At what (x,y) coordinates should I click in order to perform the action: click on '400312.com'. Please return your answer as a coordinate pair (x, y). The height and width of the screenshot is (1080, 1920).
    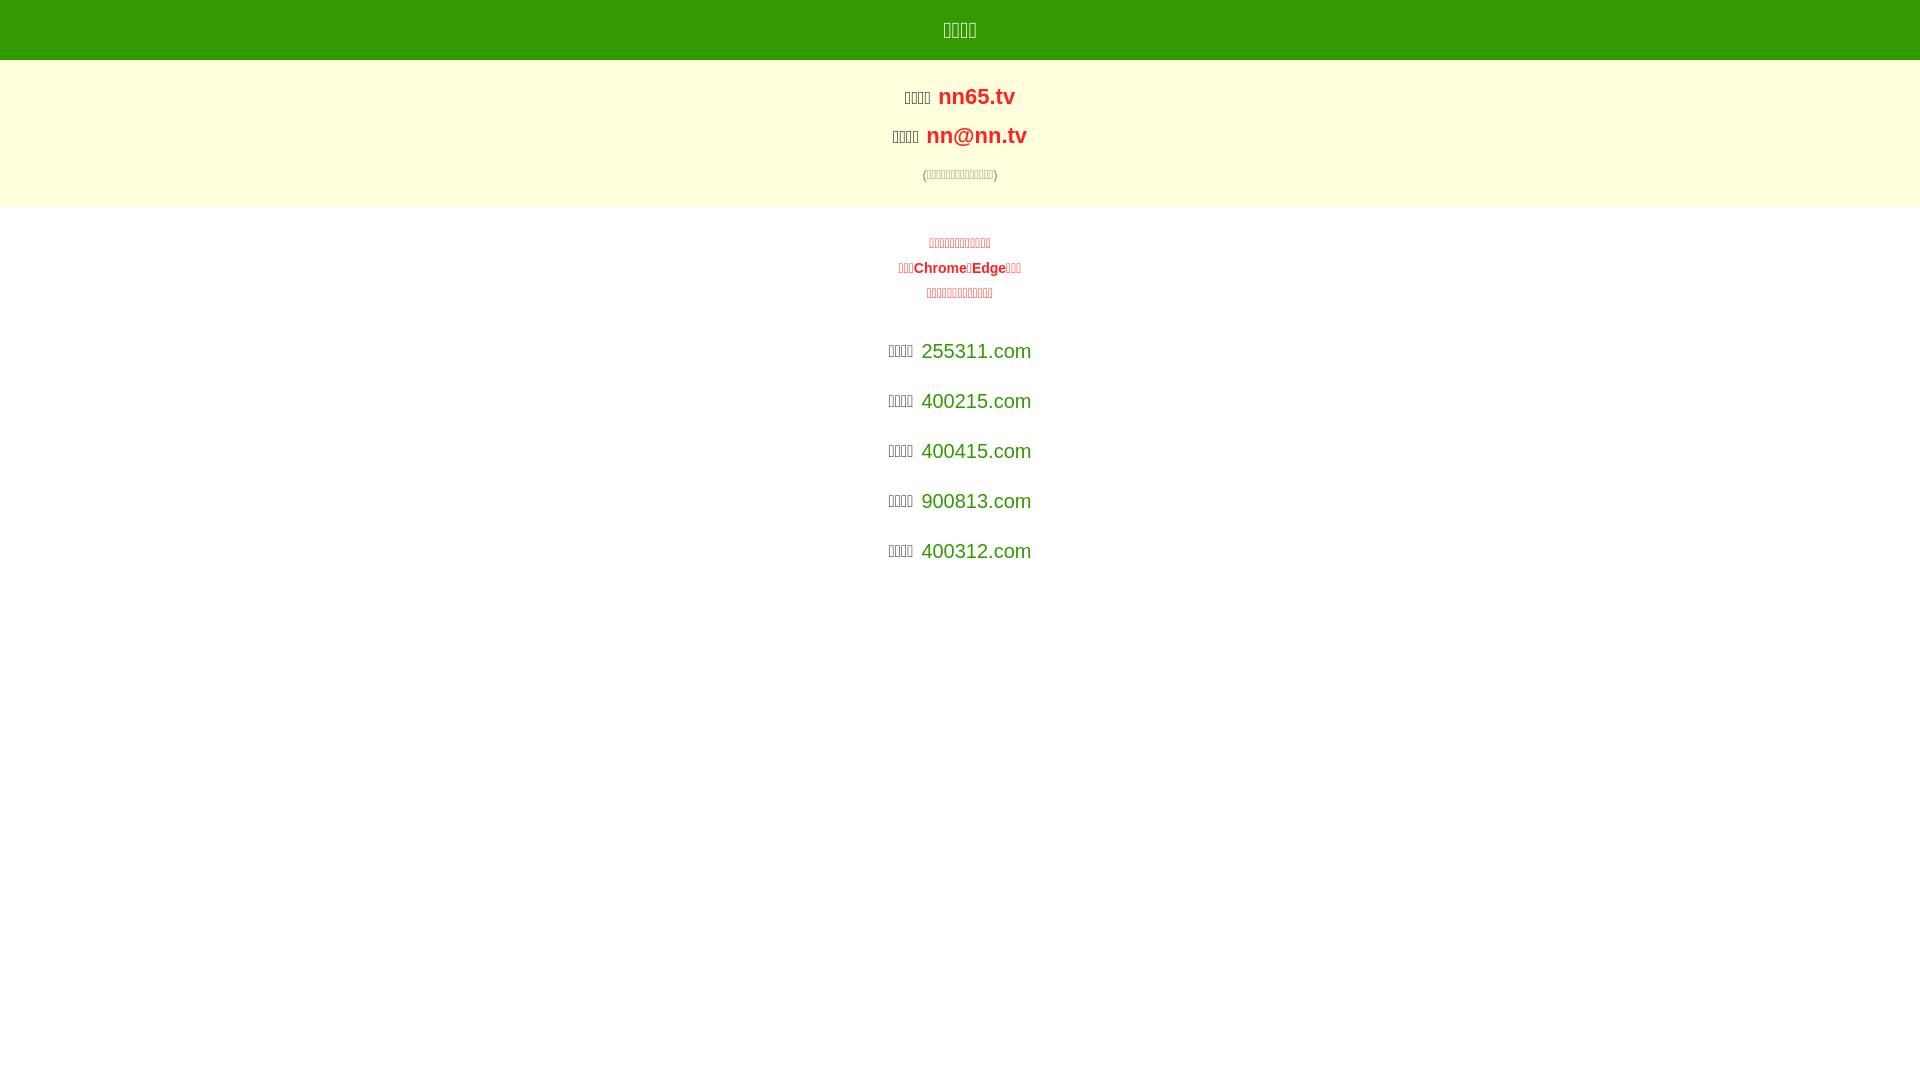
    Looking at the image, I should click on (975, 551).